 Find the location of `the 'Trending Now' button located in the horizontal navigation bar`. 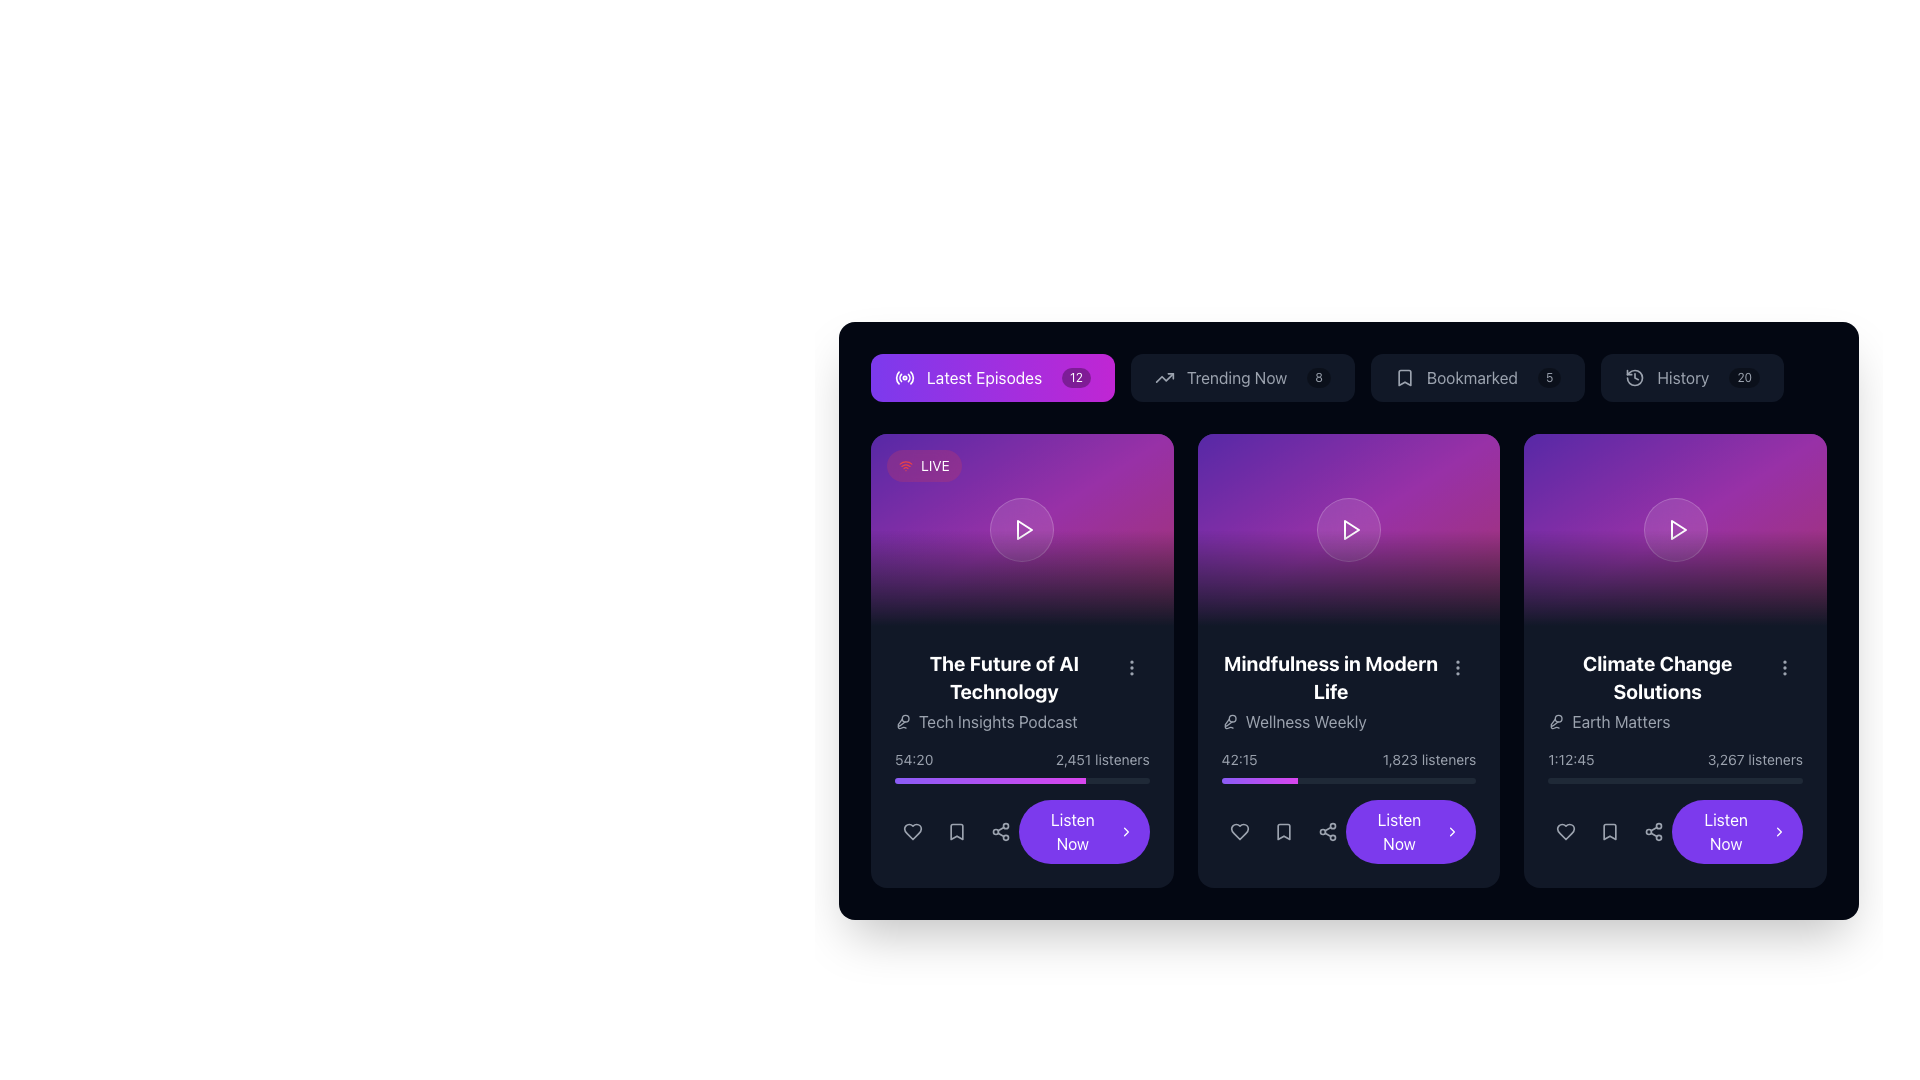

the 'Trending Now' button located in the horizontal navigation bar is located at coordinates (1241, 378).